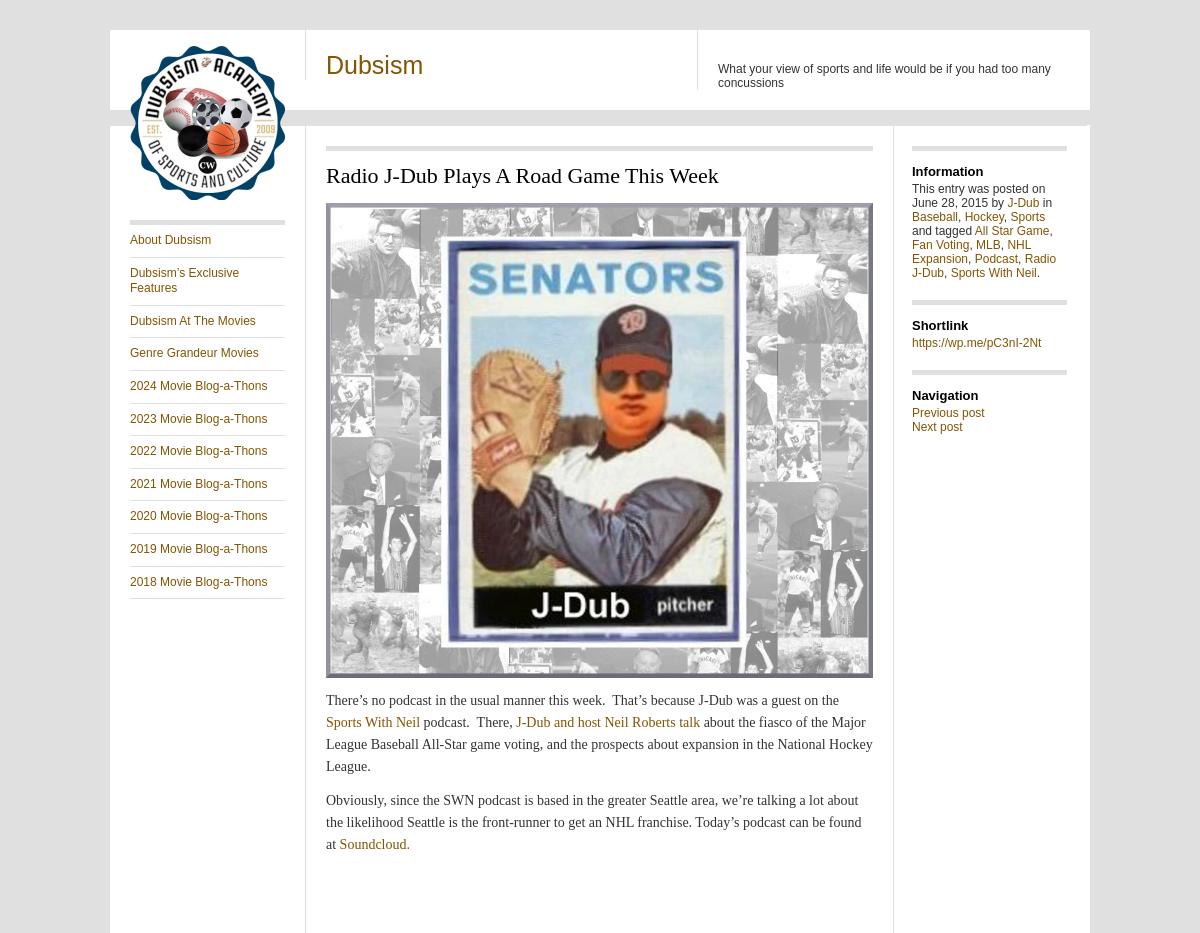 Image resolution: width=1200 pixels, height=933 pixels. I want to click on 'Shortlink', so click(939, 324).